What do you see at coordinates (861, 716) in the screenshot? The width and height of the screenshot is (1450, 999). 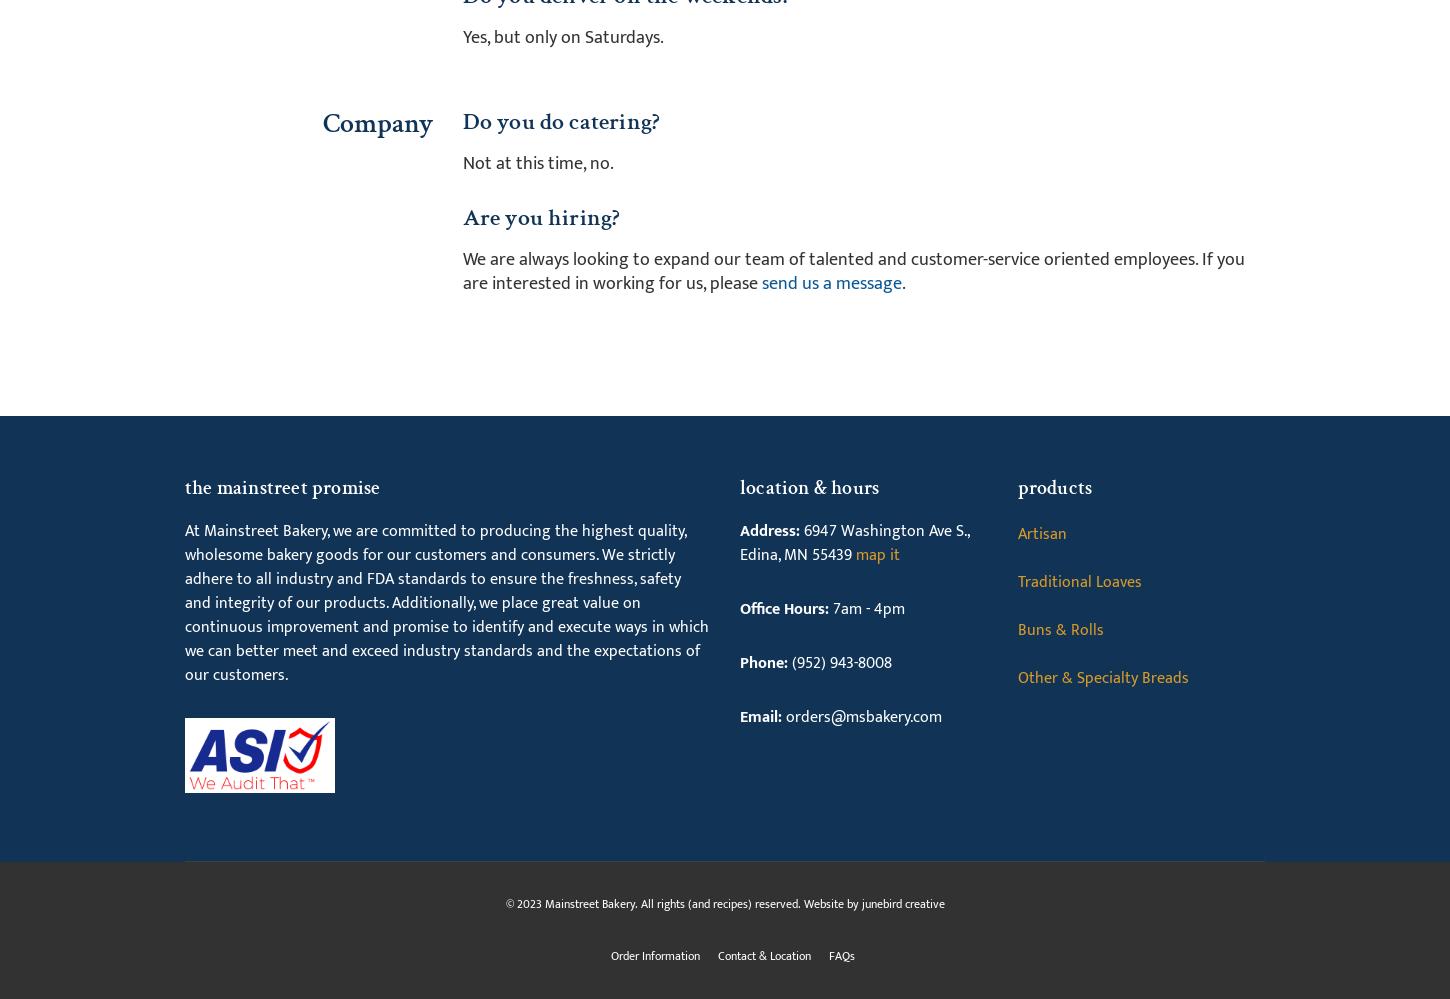 I see `'orders@msbakery.com'` at bounding box center [861, 716].